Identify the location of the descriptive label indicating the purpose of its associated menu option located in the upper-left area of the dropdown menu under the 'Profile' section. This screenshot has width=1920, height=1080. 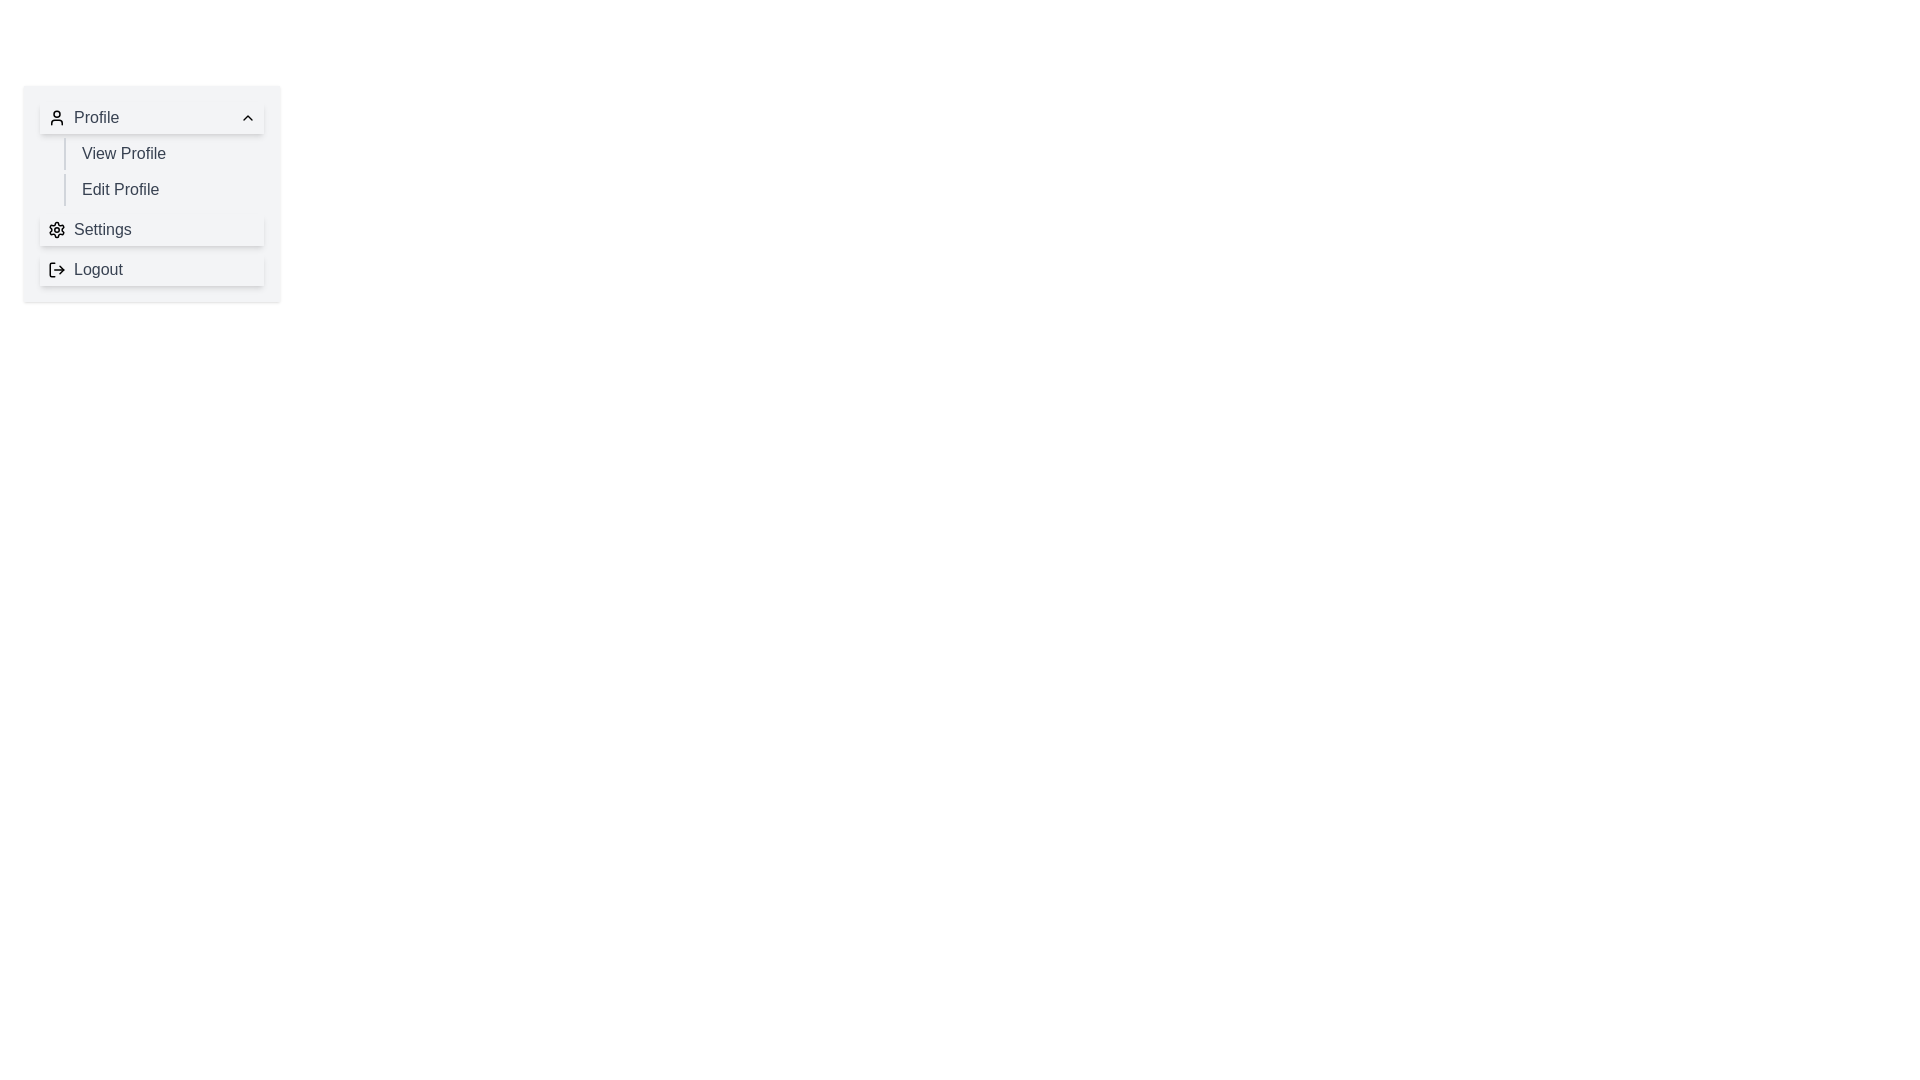
(123, 153).